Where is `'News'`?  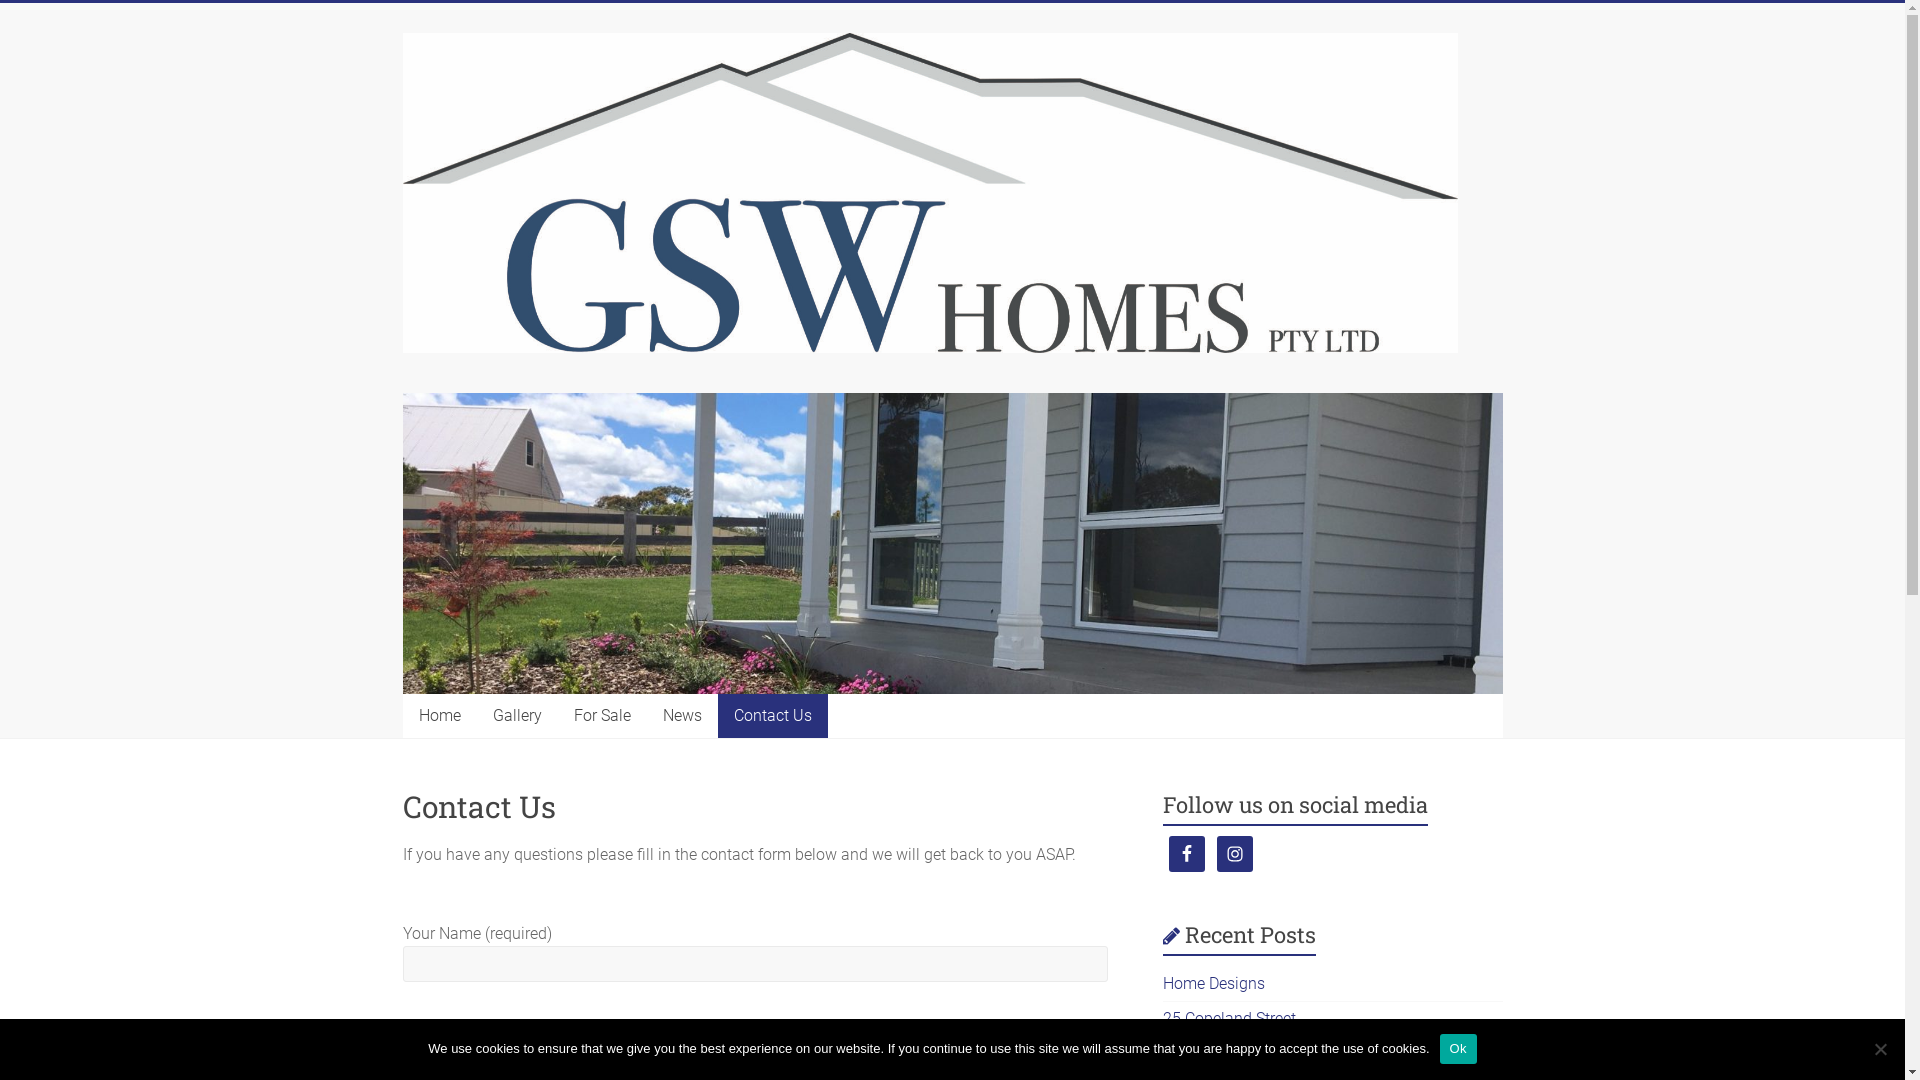 'News' is located at coordinates (681, 715).